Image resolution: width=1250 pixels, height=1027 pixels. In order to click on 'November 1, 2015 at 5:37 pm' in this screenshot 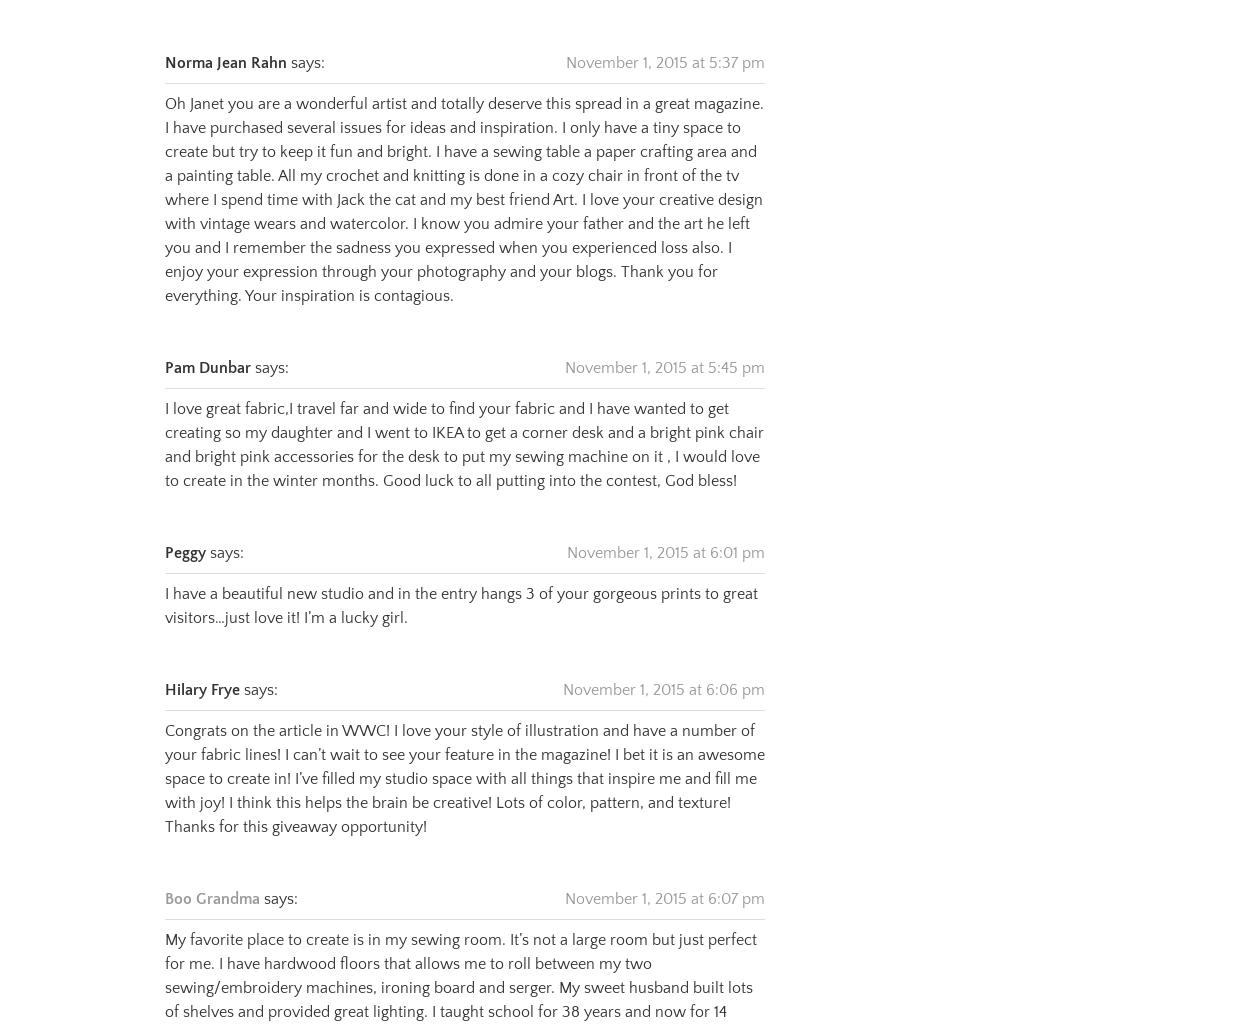, I will do `click(565, 37)`.